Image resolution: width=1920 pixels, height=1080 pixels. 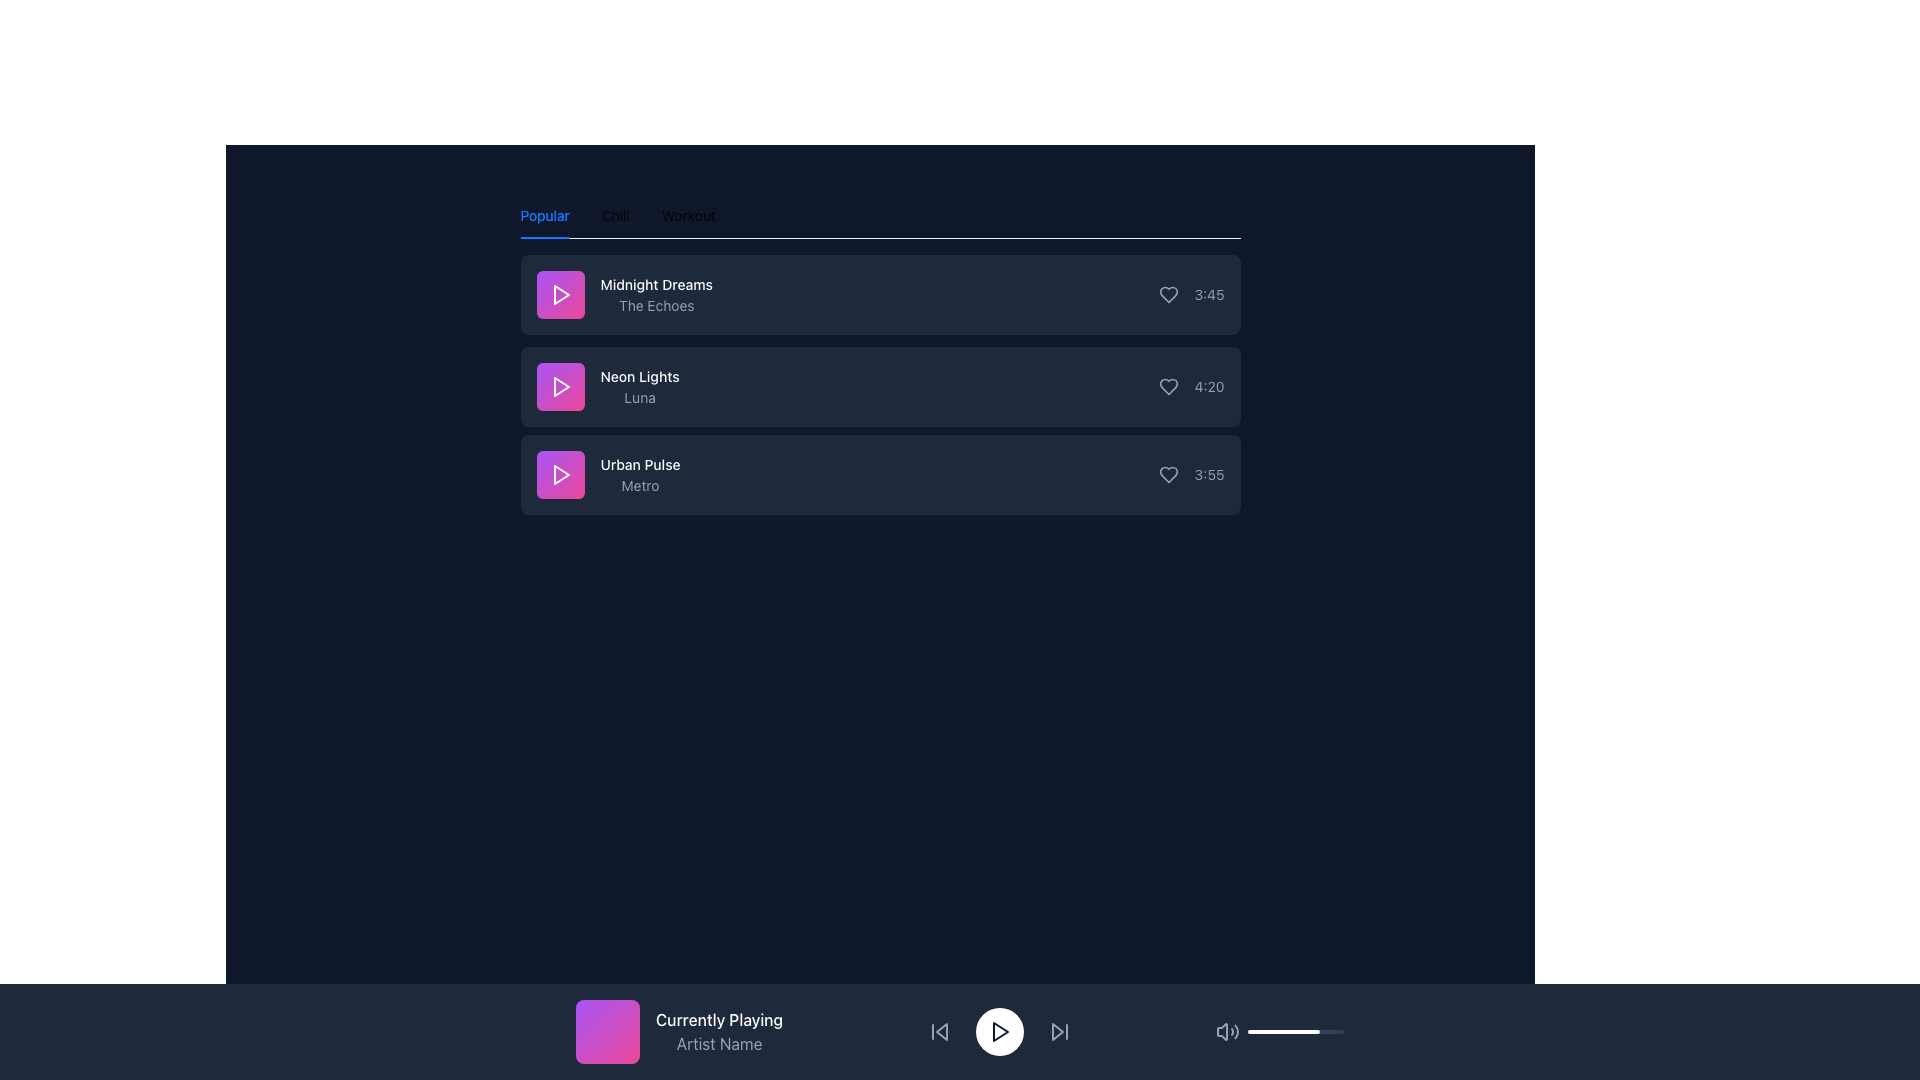 What do you see at coordinates (1058, 1032) in the screenshot?
I see `the 'Next Track' button located in the bottom control bar, positioned to the right of the circular play button and to the left of the volume control icon` at bounding box center [1058, 1032].